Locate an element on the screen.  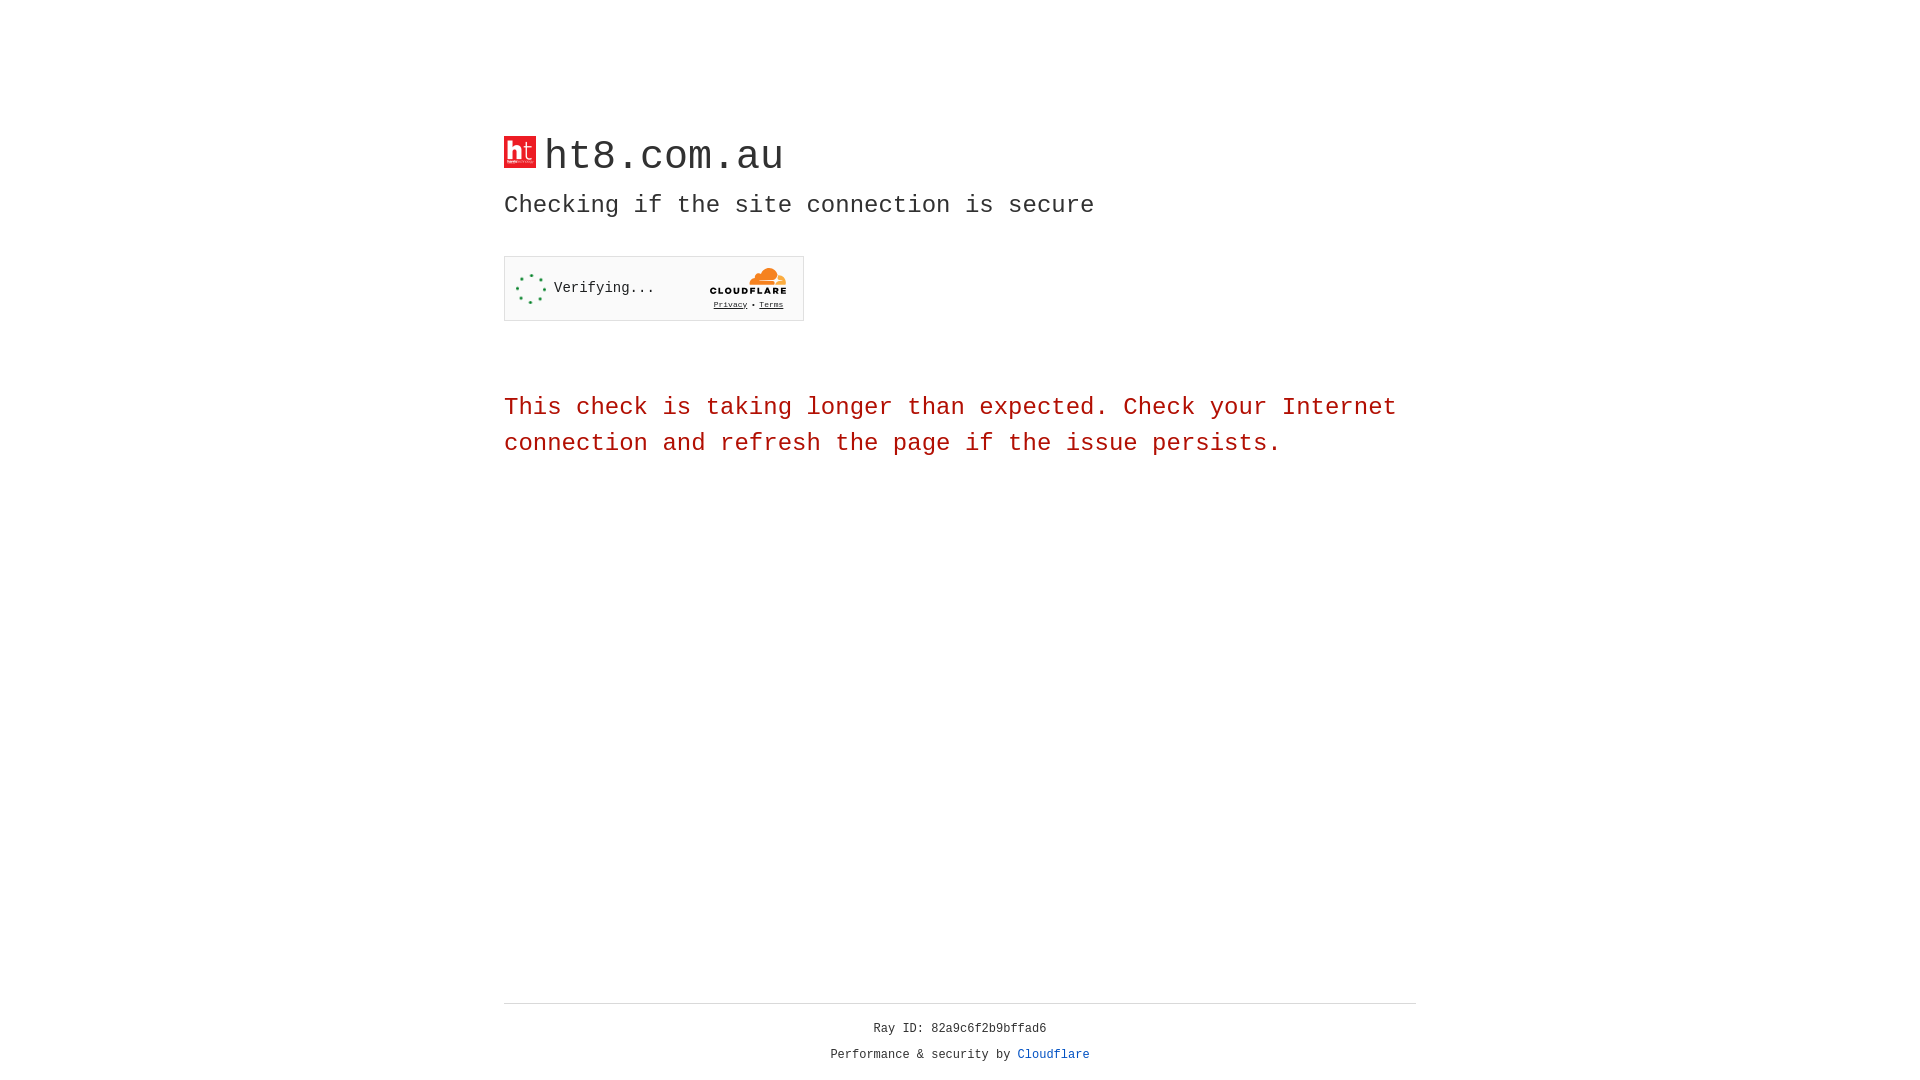
'Cloudflare' is located at coordinates (1053, 1054).